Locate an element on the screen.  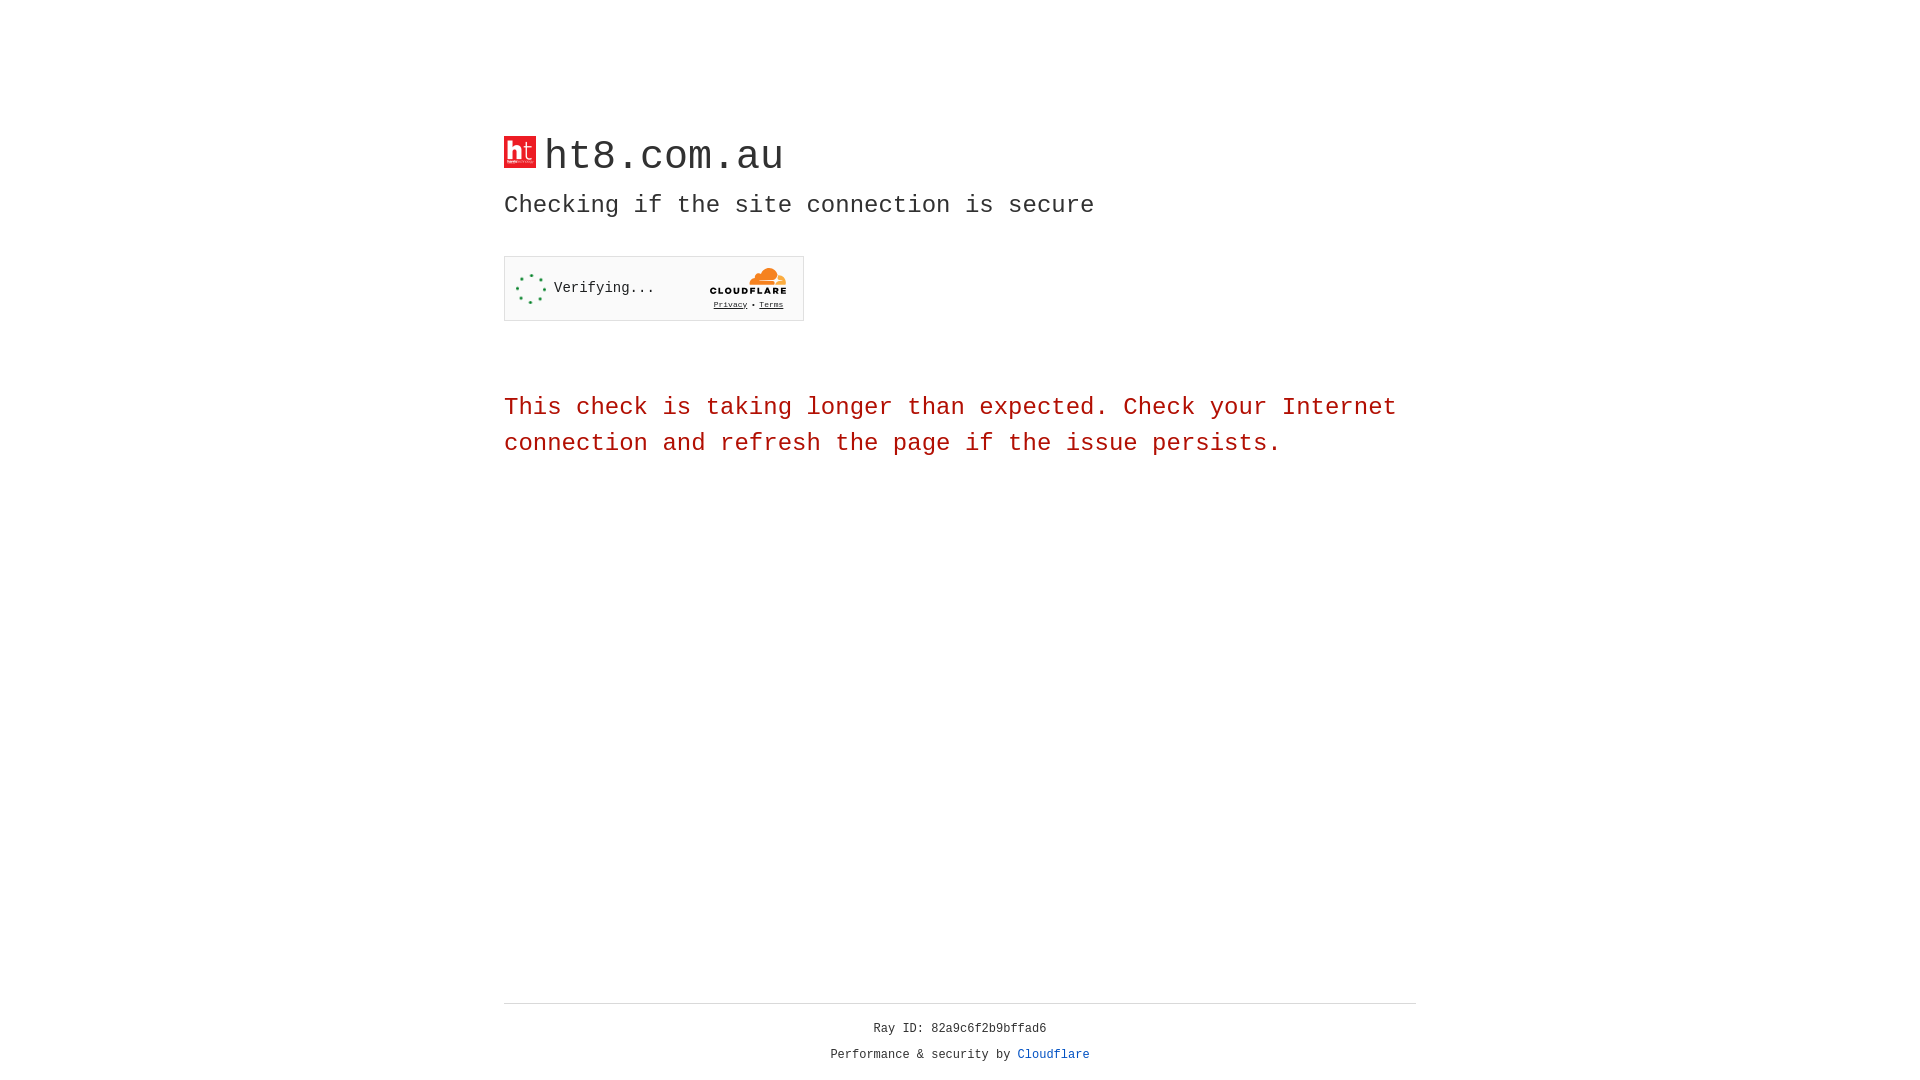
'Cloudflare' is located at coordinates (1053, 1054).